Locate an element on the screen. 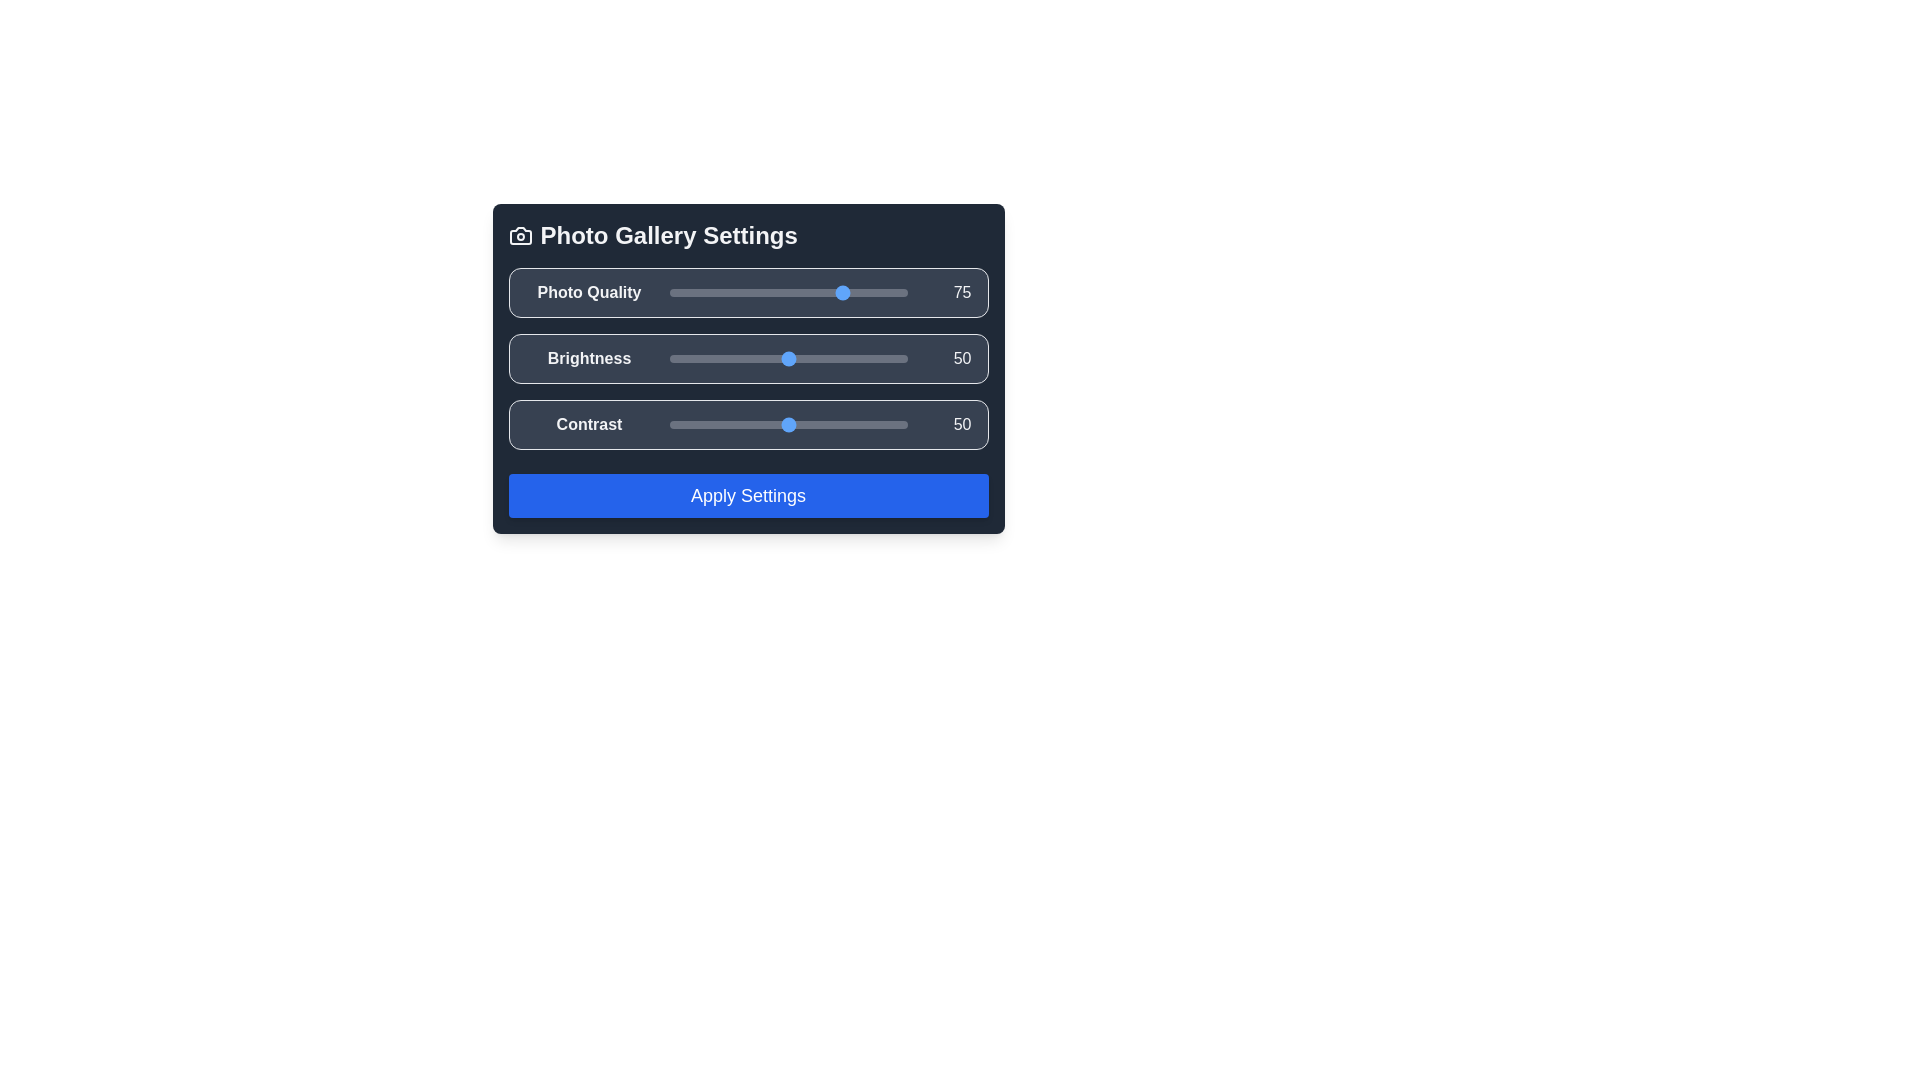  the brightness is located at coordinates (705, 357).